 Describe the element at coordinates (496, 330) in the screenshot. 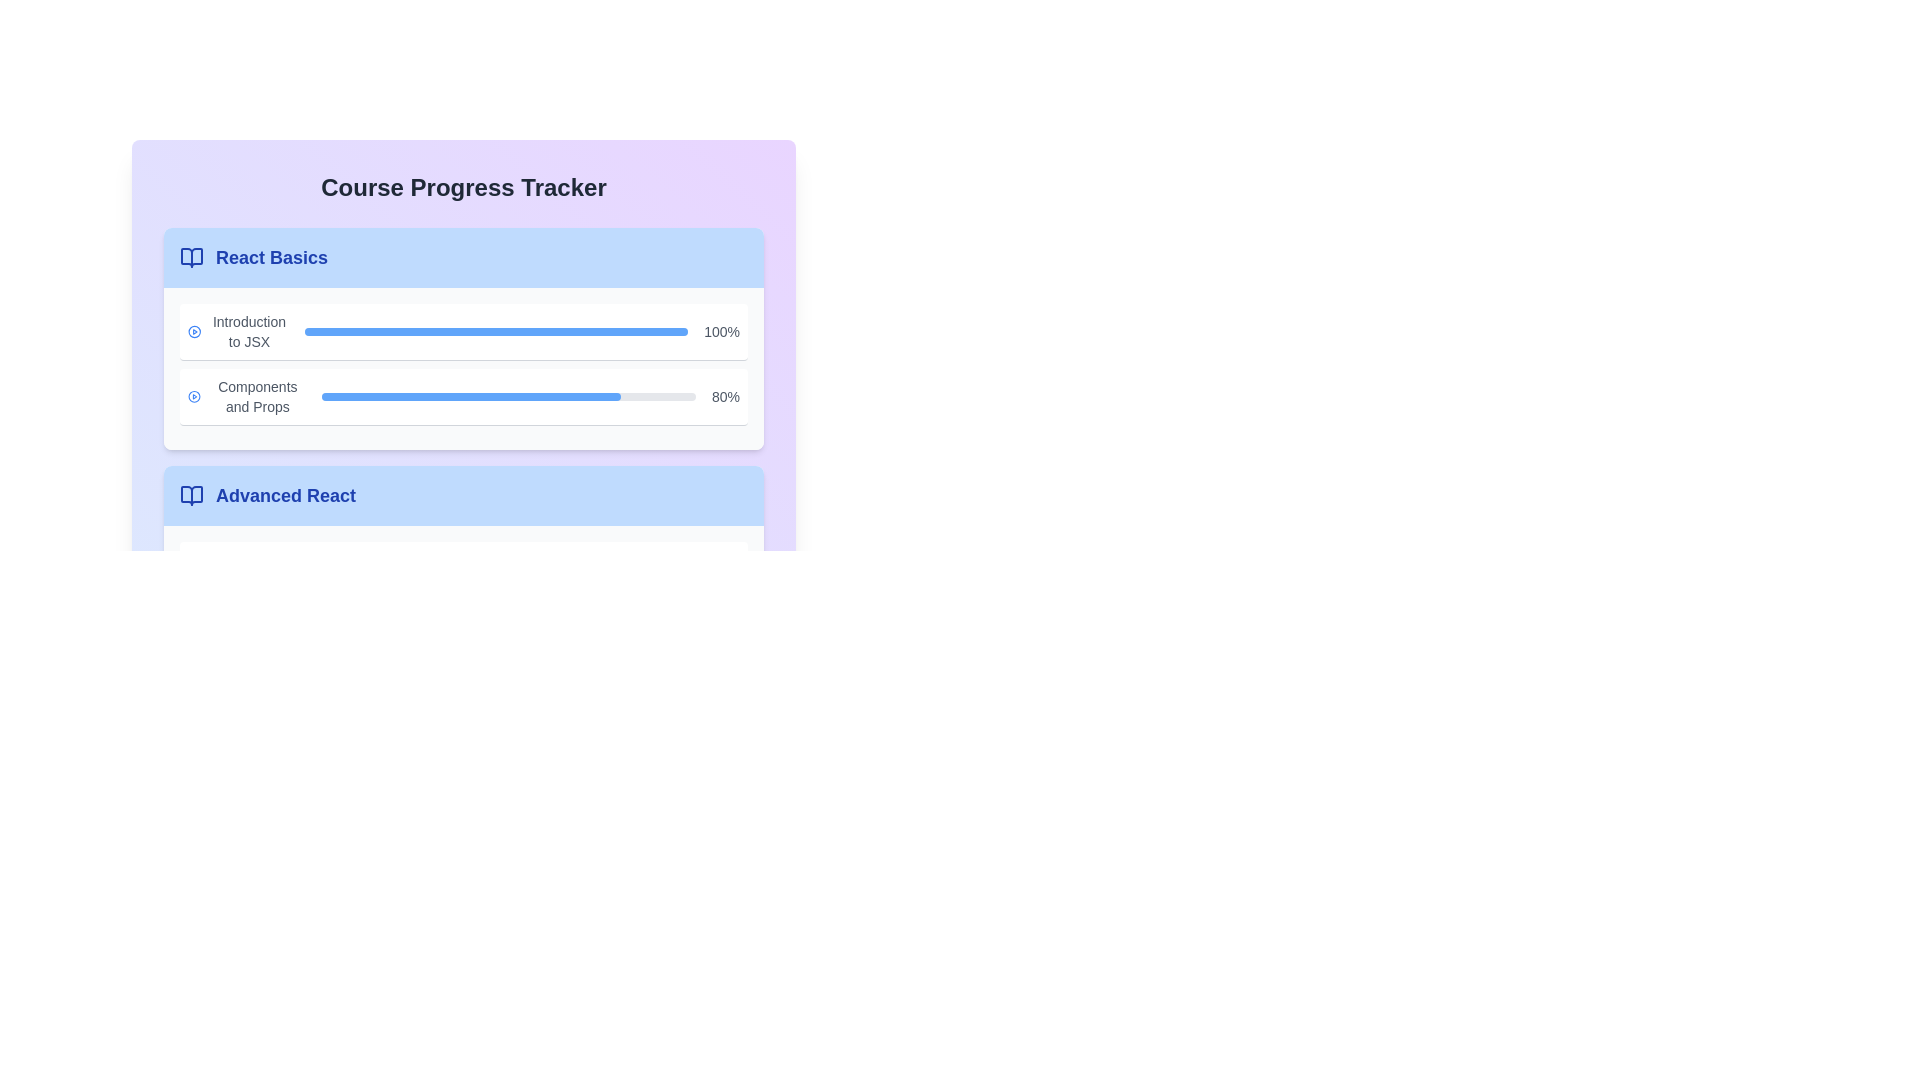

I see `the fully filled progress bar indicating the completion of the course 'Introduction to JSX'` at that location.